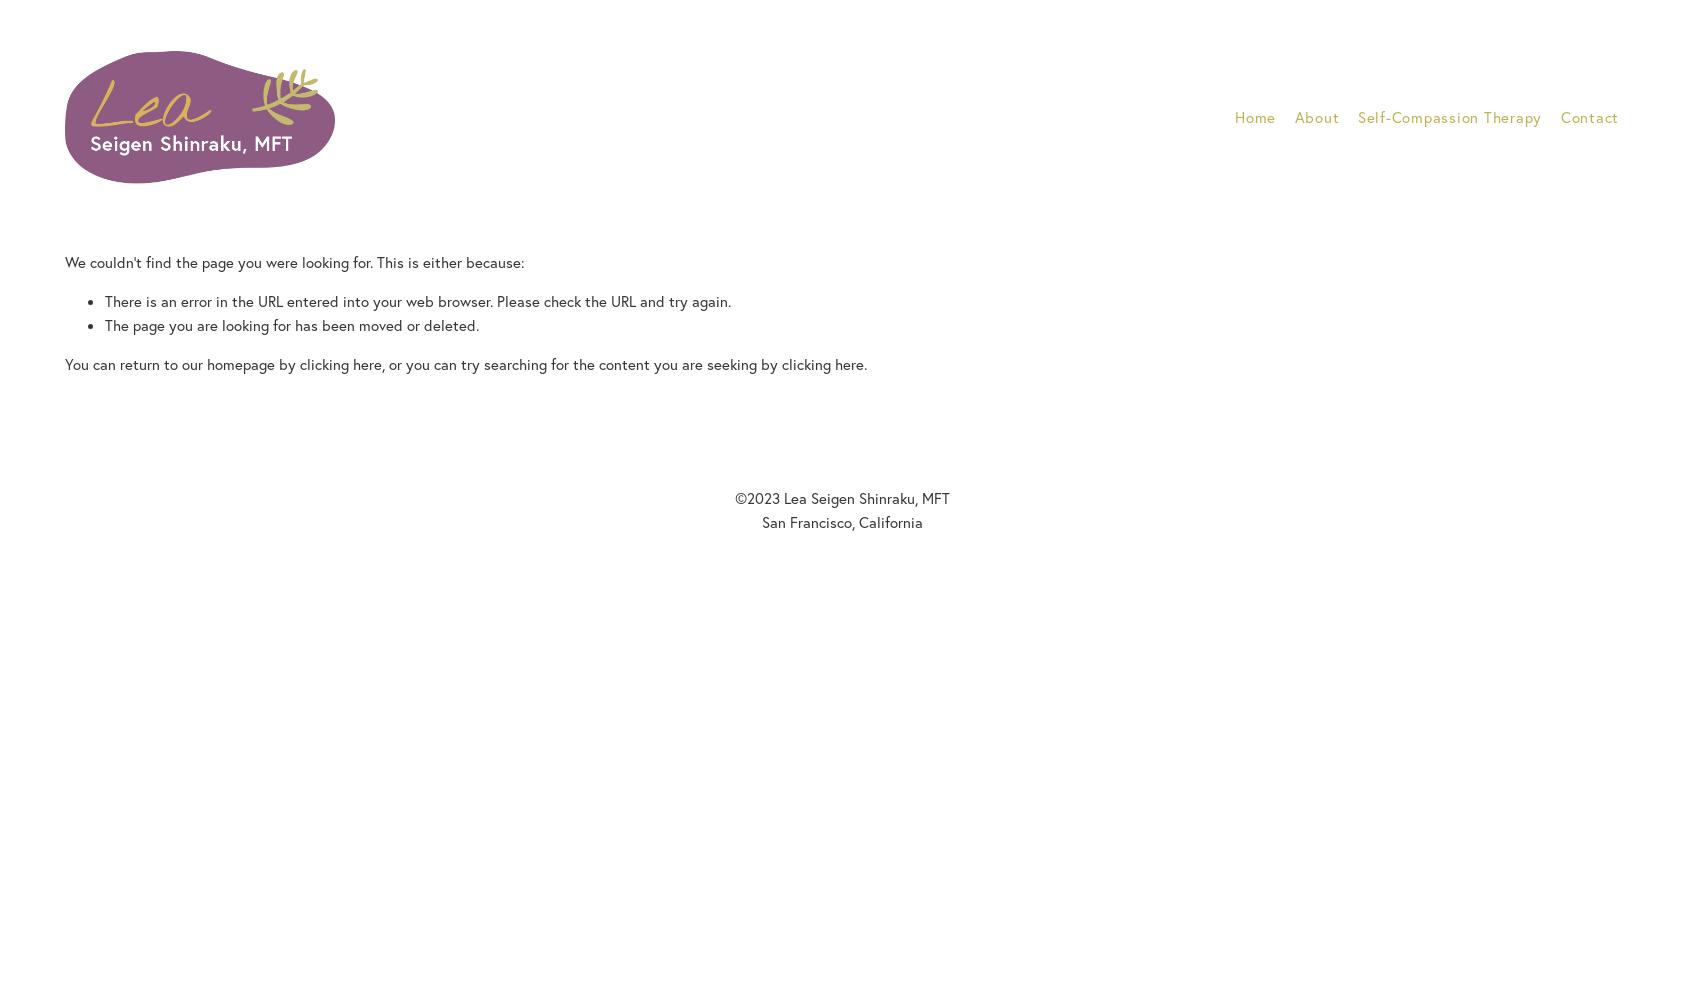 This screenshot has height=1000, width=1684. Describe the element at coordinates (181, 362) in the screenshot. I see `'You can return to our homepage by'` at that location.